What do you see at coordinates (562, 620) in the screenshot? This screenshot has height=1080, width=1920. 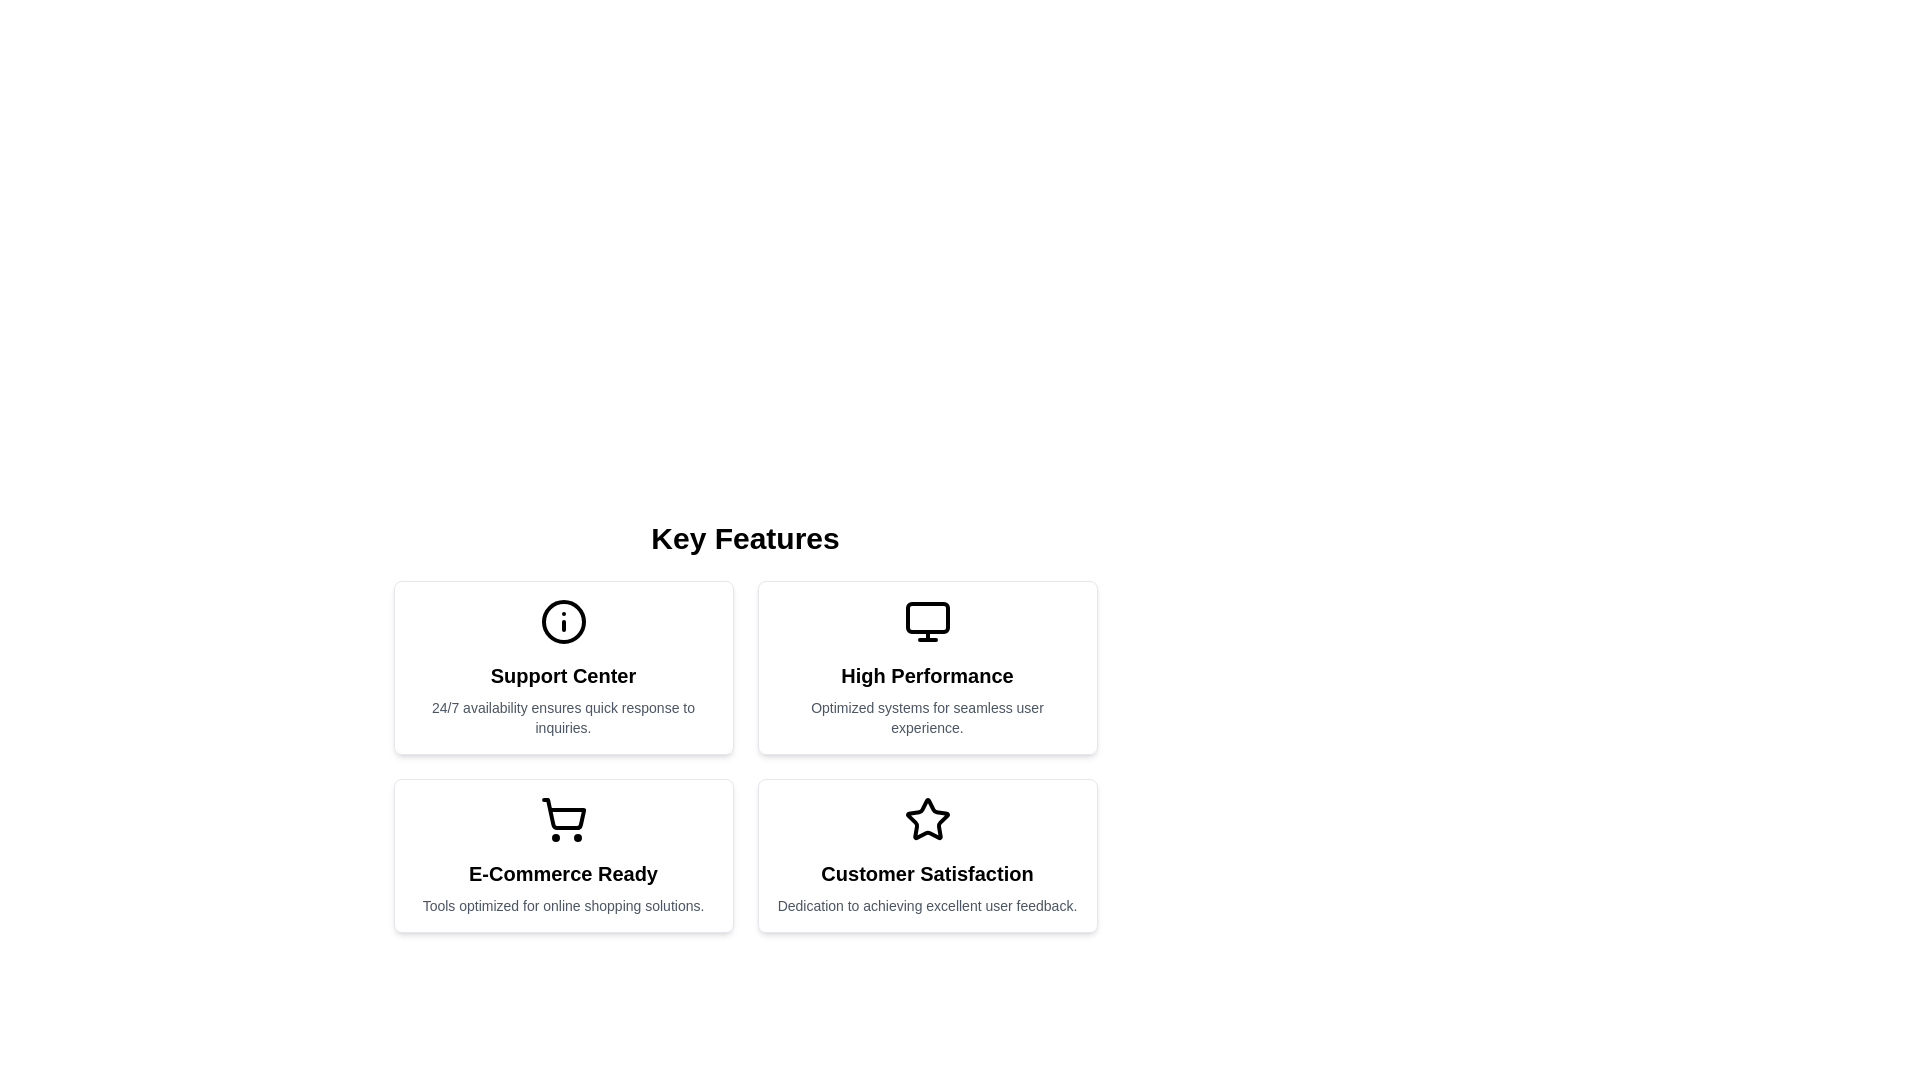 I see `the information icon positioned above the 'Support Center' label, located in the upper-left quadrant beneath the 'Key Features' headline` at bounding box center [562, 620].